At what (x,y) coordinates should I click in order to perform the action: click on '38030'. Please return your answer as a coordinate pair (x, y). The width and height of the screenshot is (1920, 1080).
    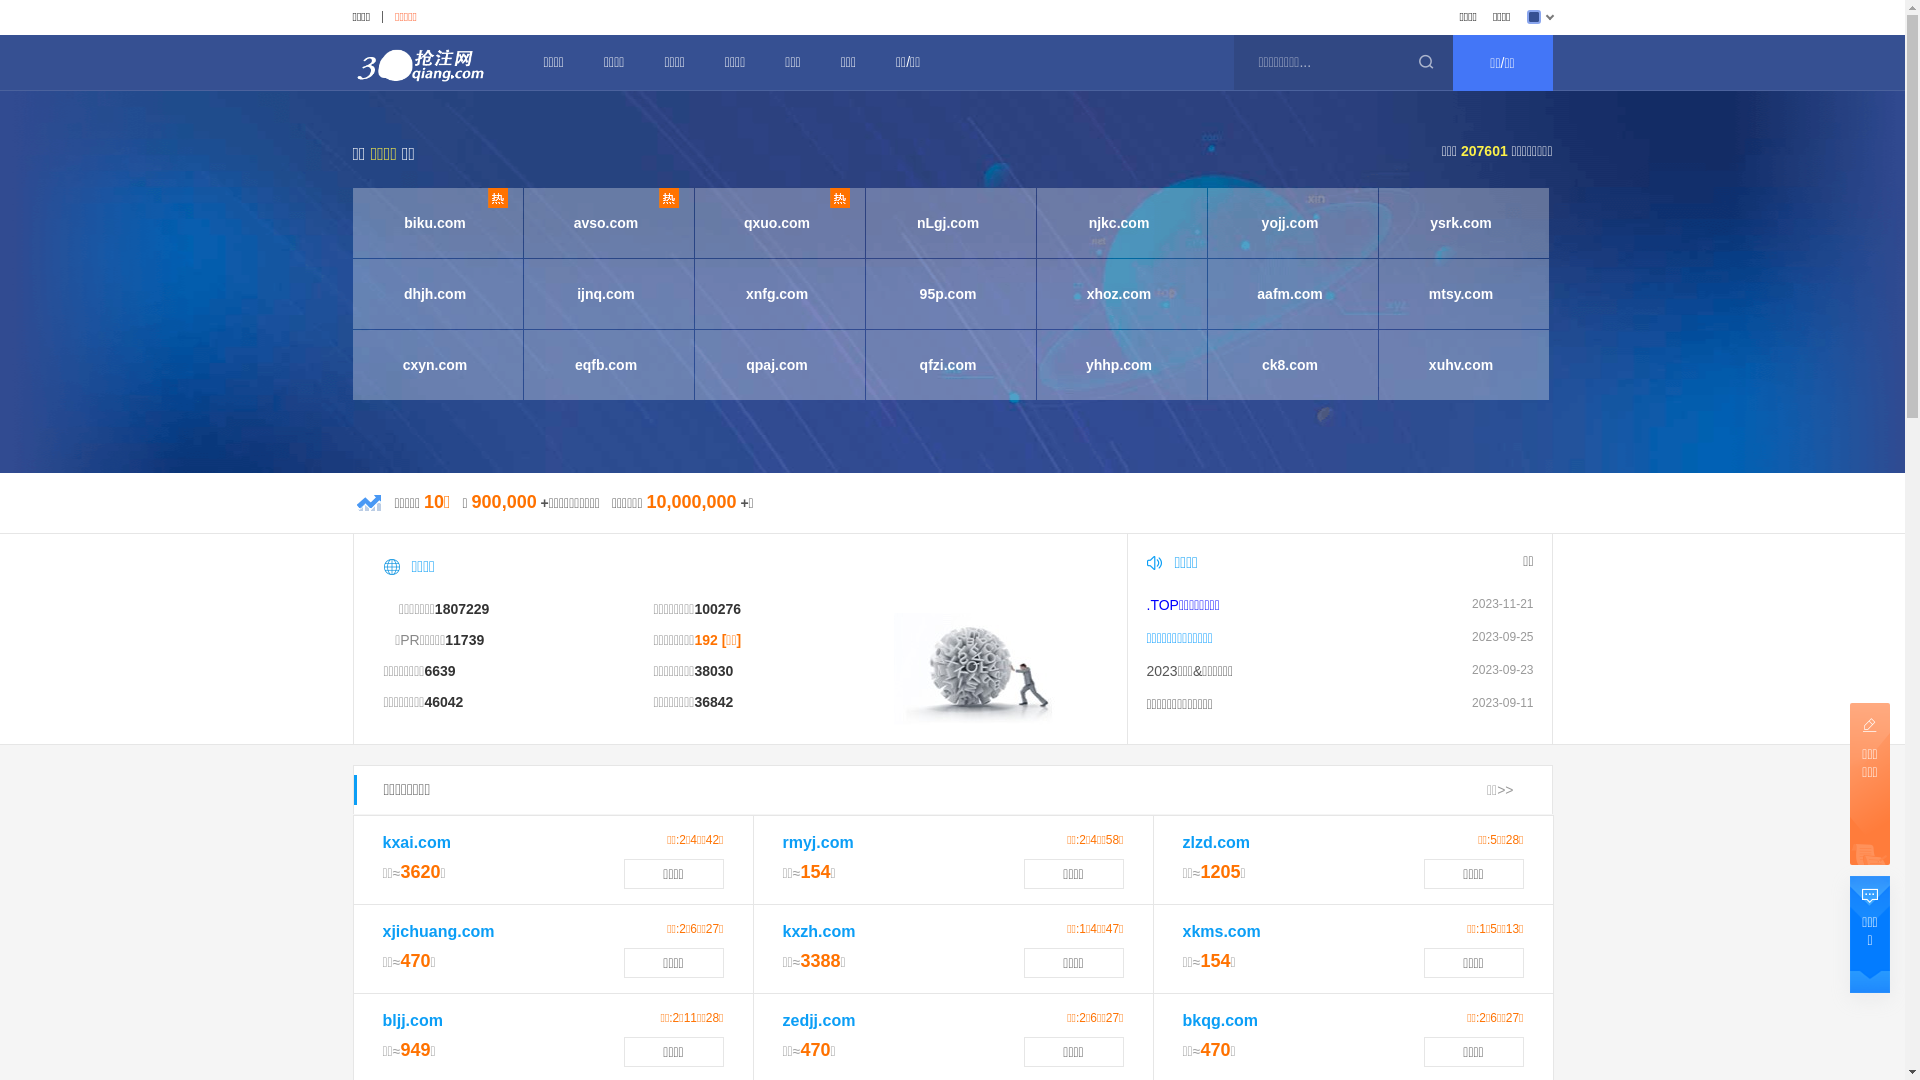
    Looking at the image, I should click on (713, 671).